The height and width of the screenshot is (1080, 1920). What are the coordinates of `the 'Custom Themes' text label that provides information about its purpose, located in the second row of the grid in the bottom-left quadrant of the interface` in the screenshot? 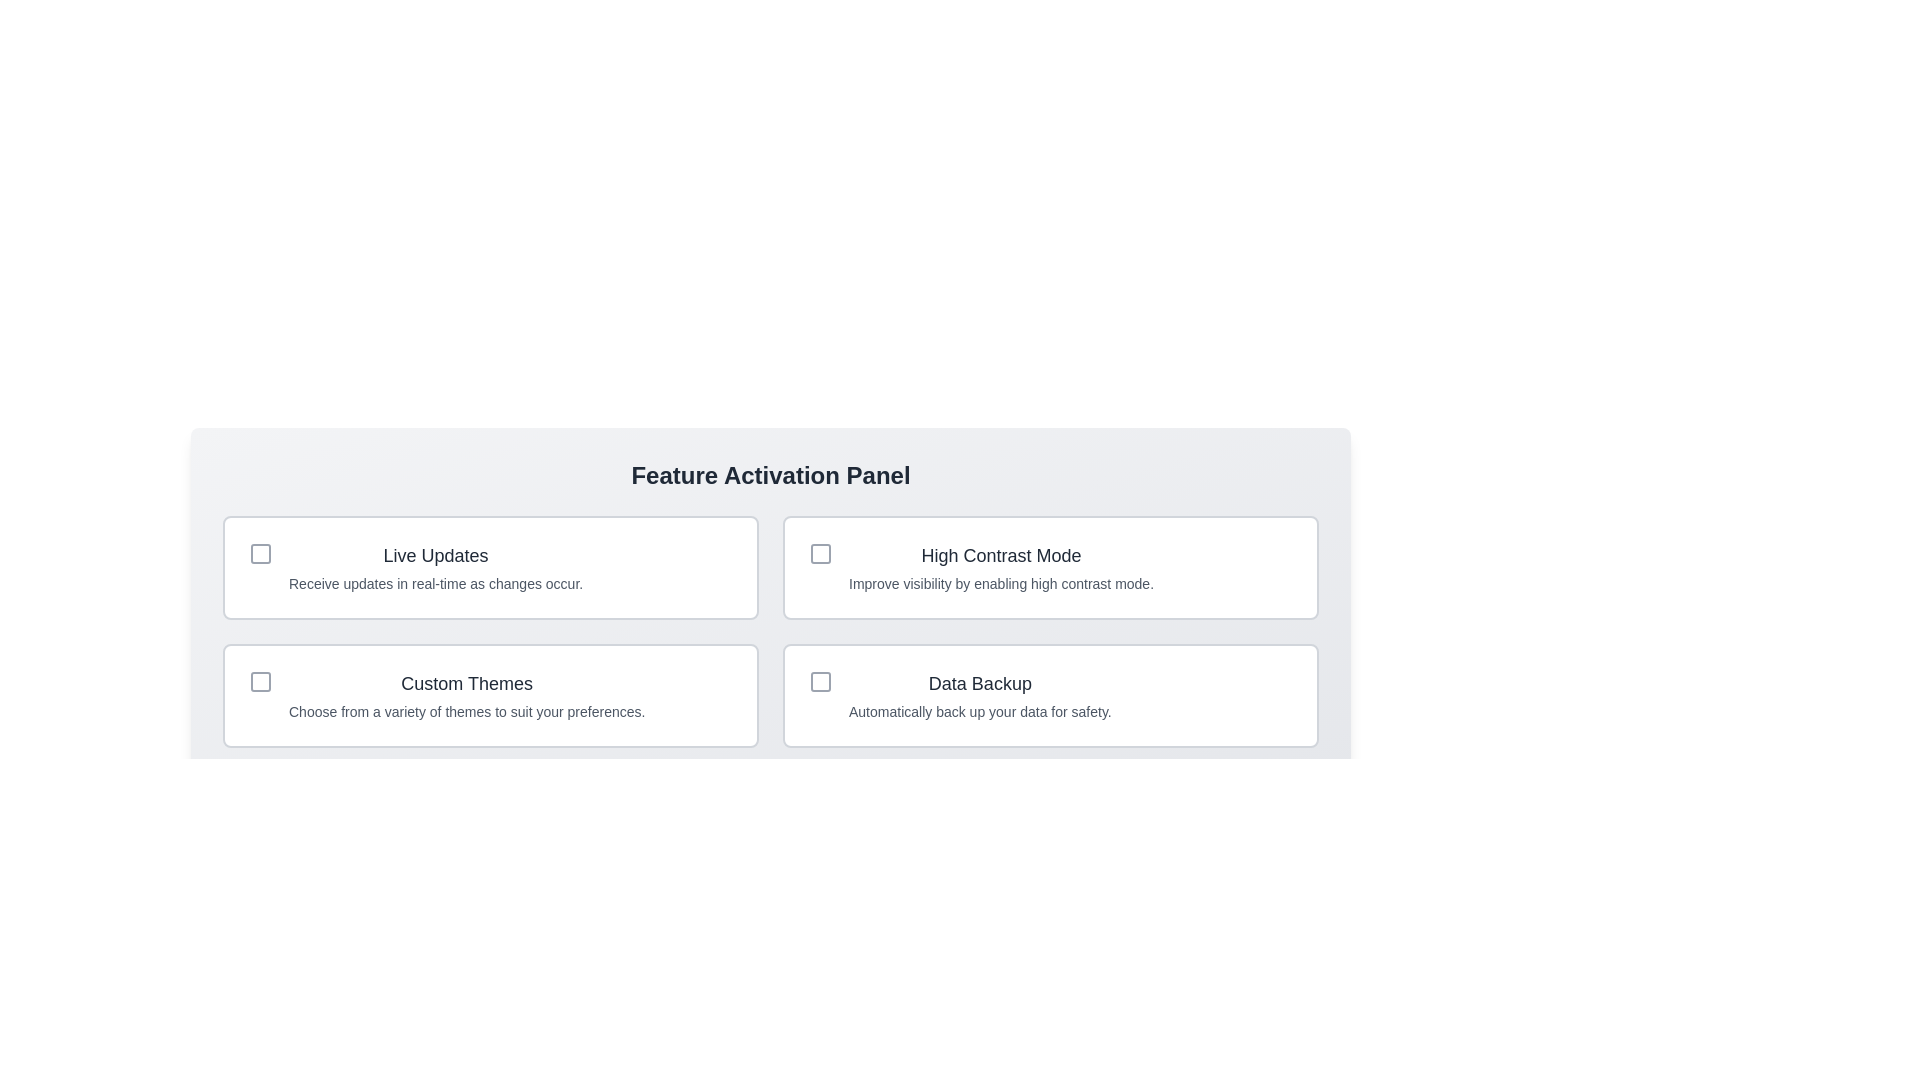 It's located at (466, 694).